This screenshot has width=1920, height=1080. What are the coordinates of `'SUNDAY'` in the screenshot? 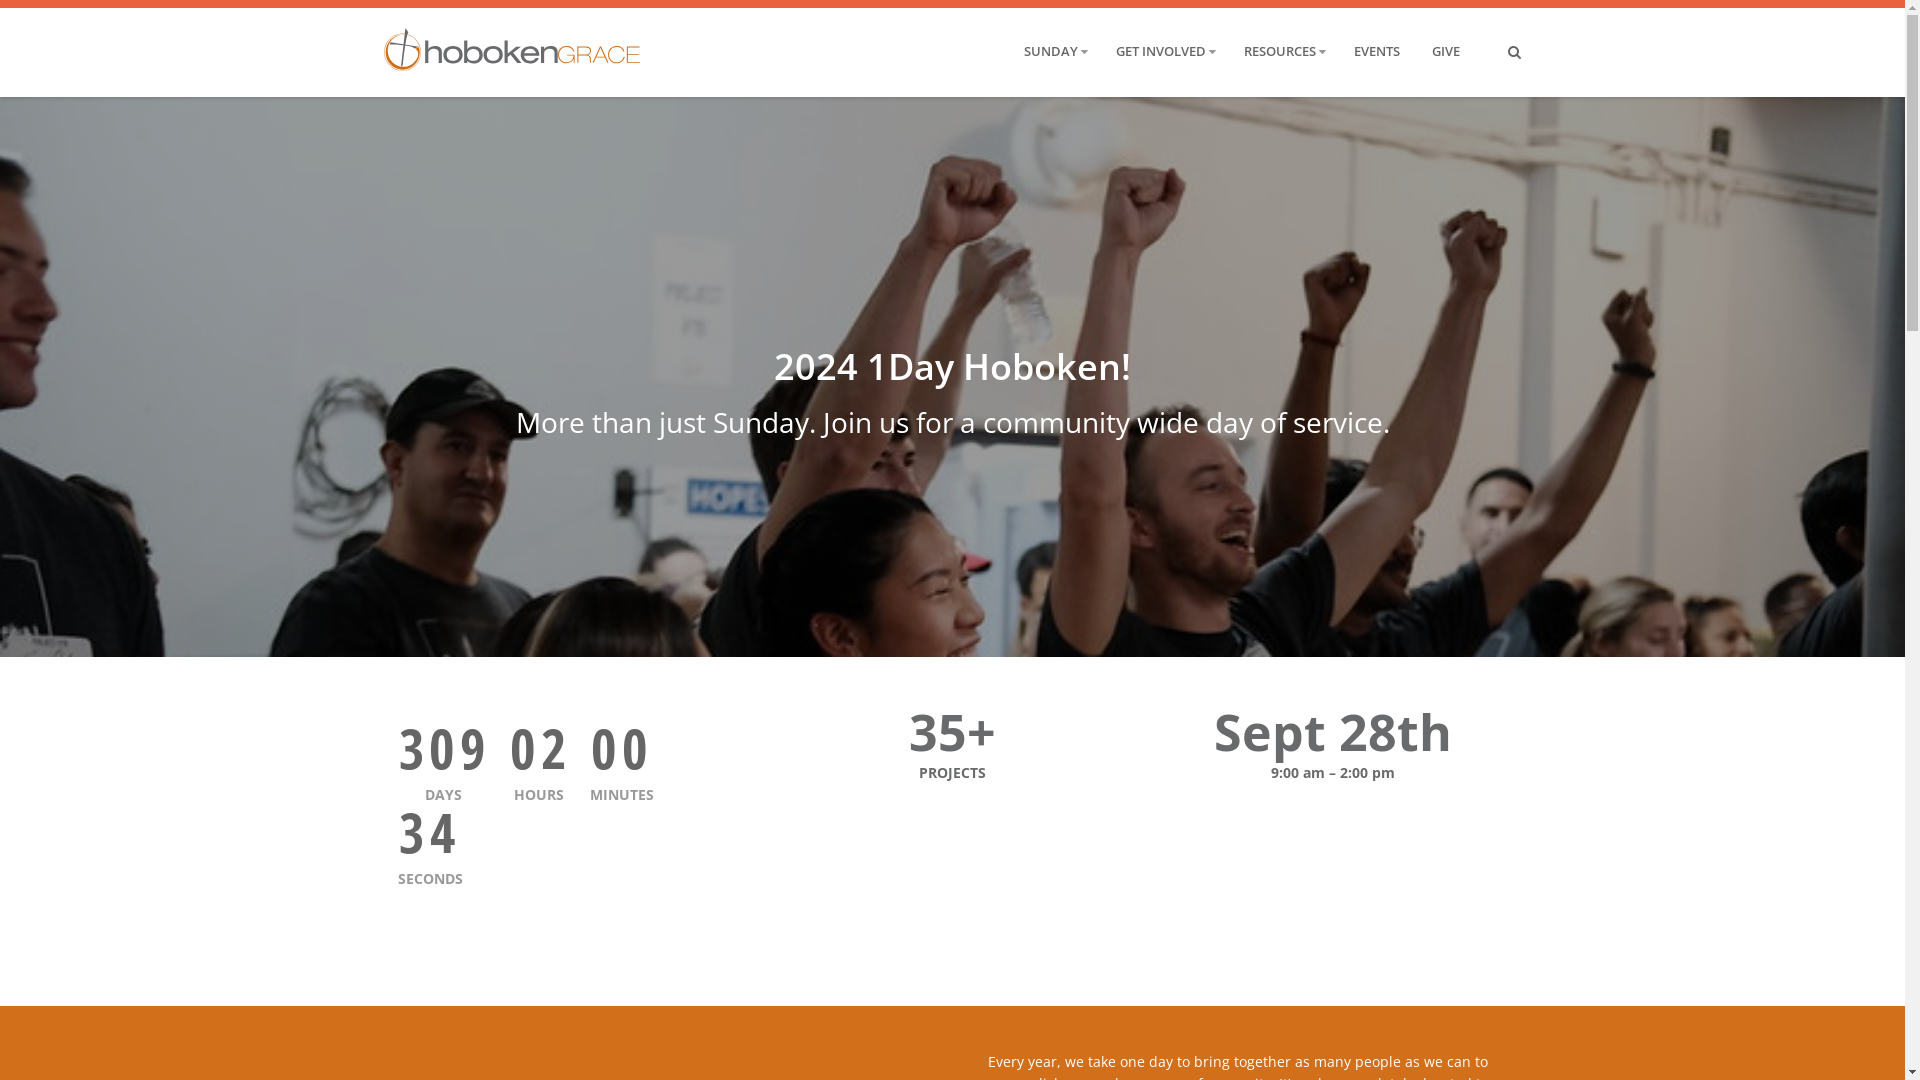 It's located at (1050, 51).